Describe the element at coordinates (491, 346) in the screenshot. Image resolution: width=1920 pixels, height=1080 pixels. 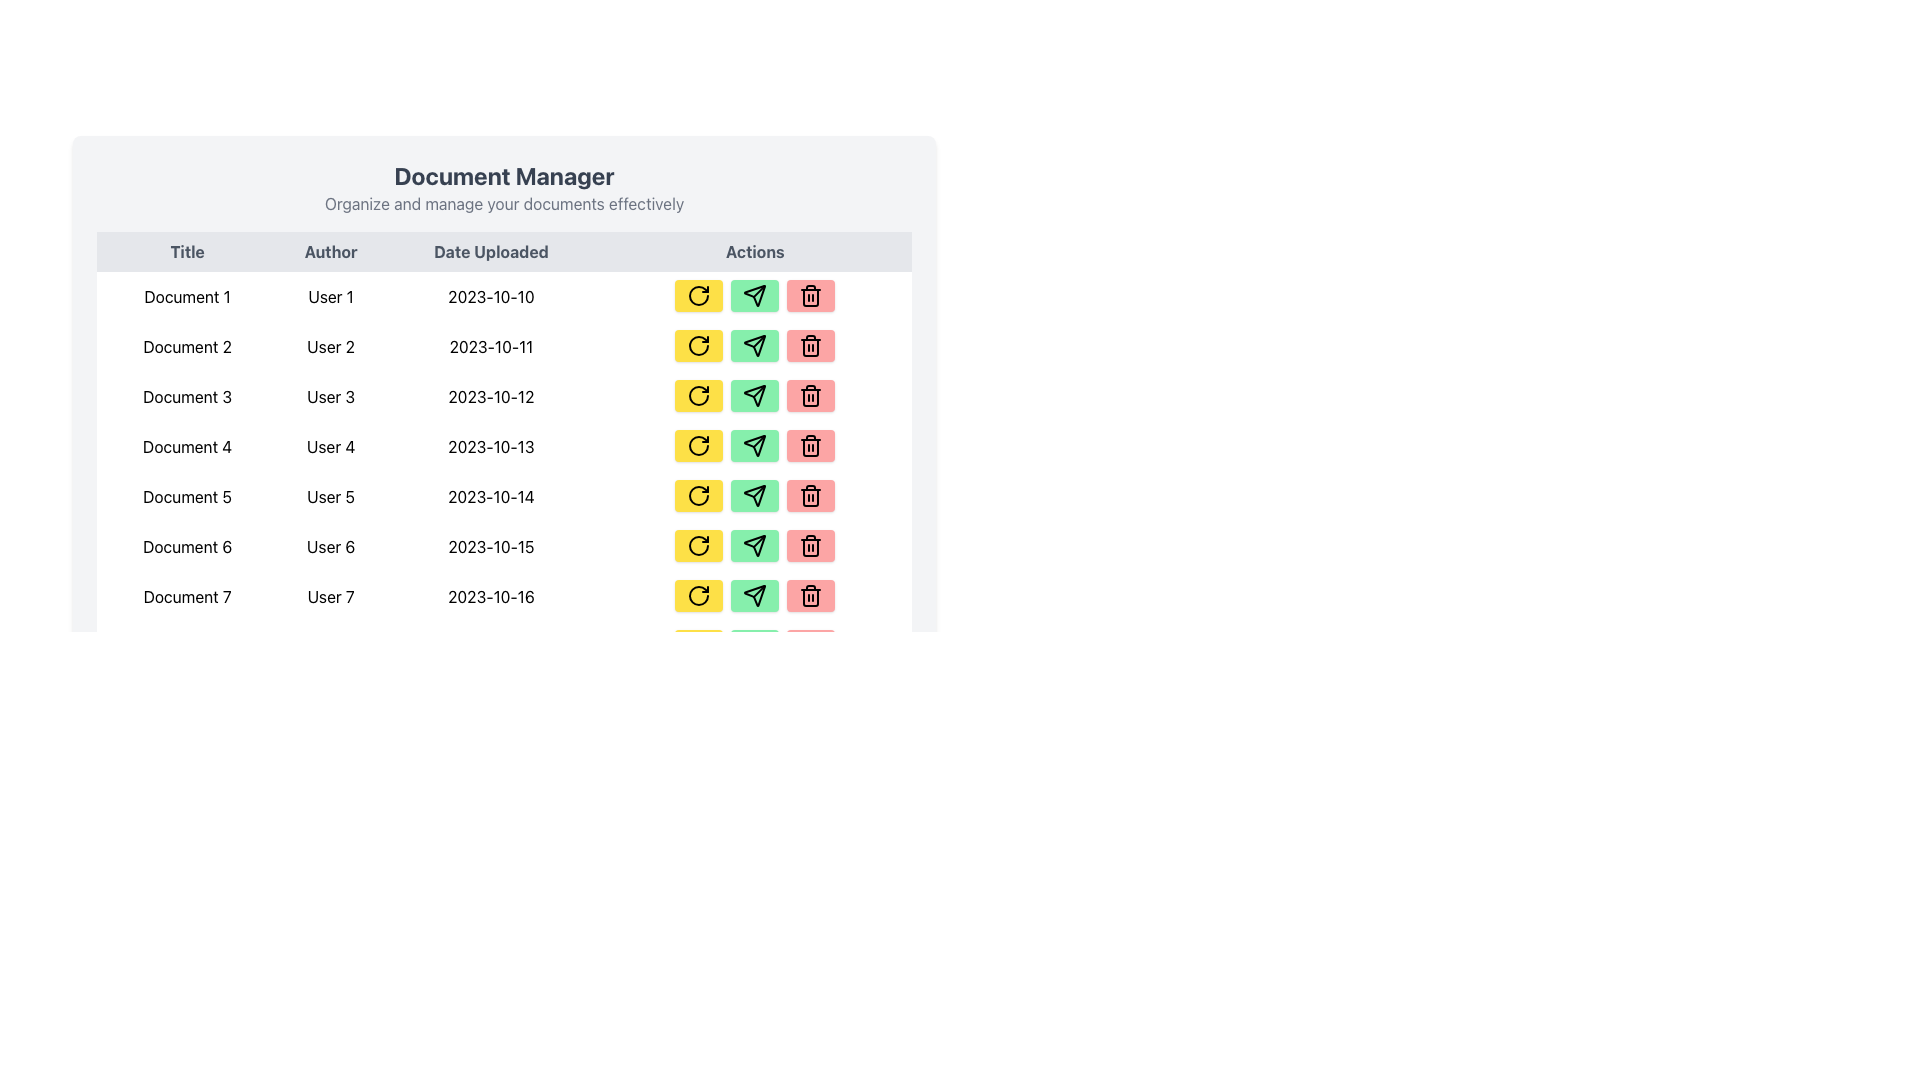
I see `the text label '2023-10-11' in the 'Date Uploaded' column of the row for 'Document 2'` at that location.